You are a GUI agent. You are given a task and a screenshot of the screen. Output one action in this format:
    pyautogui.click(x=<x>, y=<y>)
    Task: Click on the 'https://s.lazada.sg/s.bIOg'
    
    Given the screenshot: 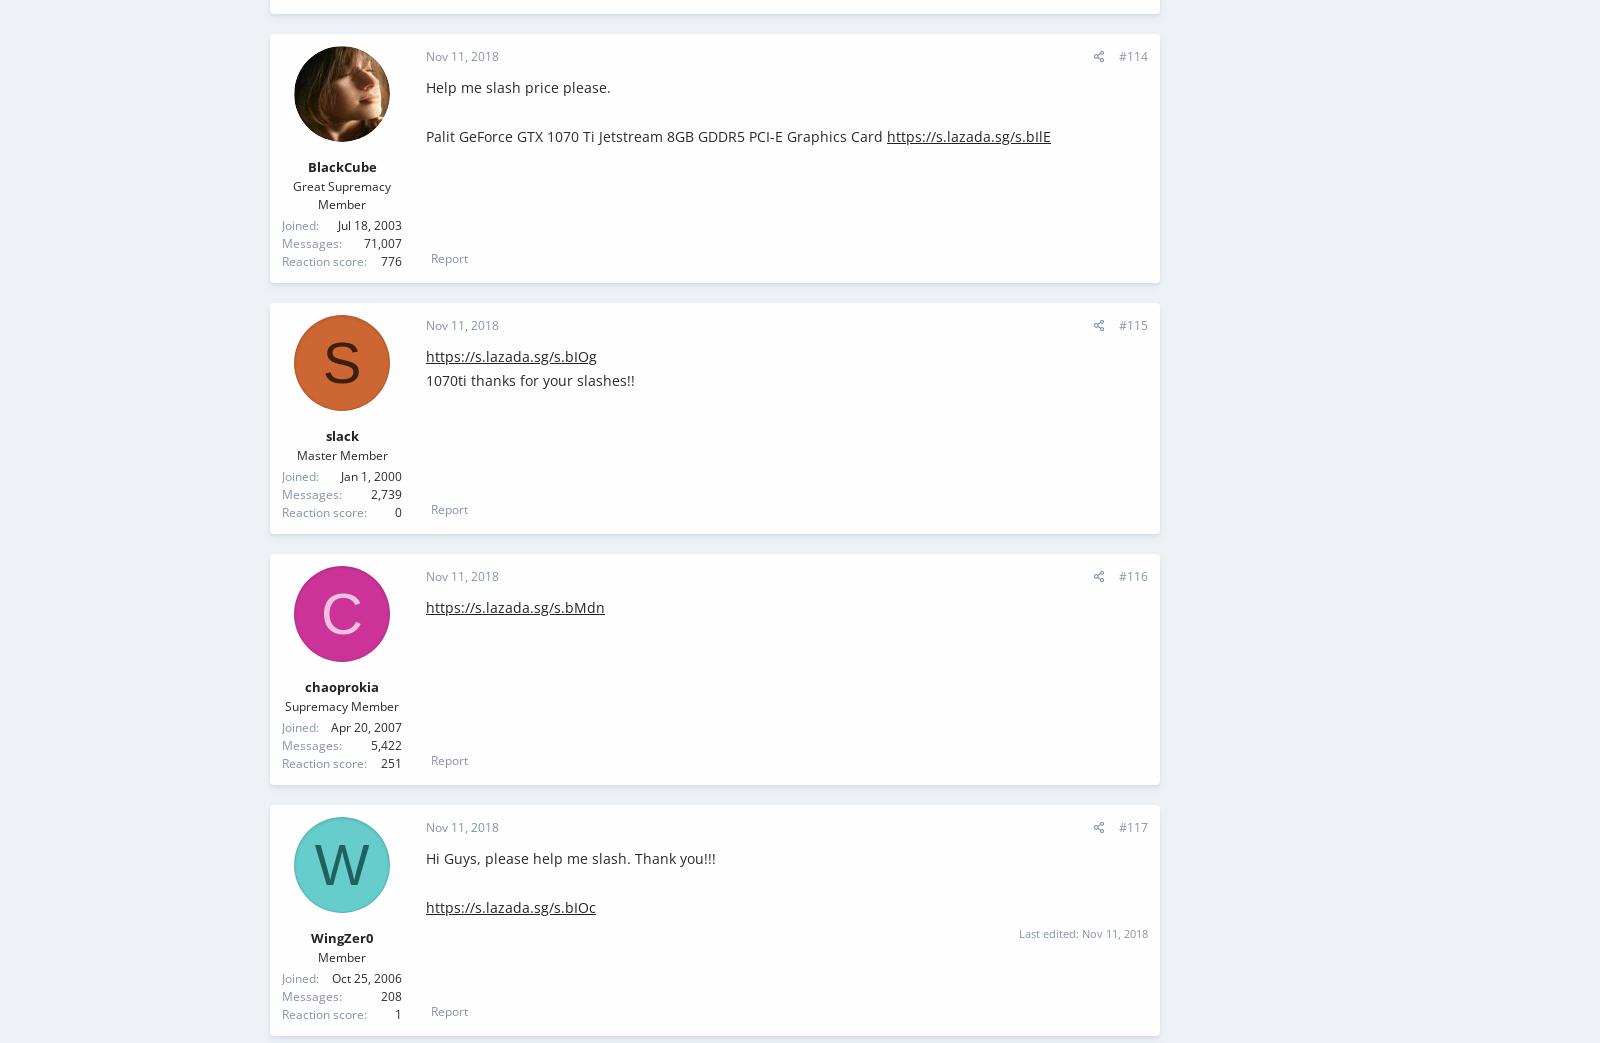 What is the action you would take?
    pyautogui.click(x=510, y=354)
    